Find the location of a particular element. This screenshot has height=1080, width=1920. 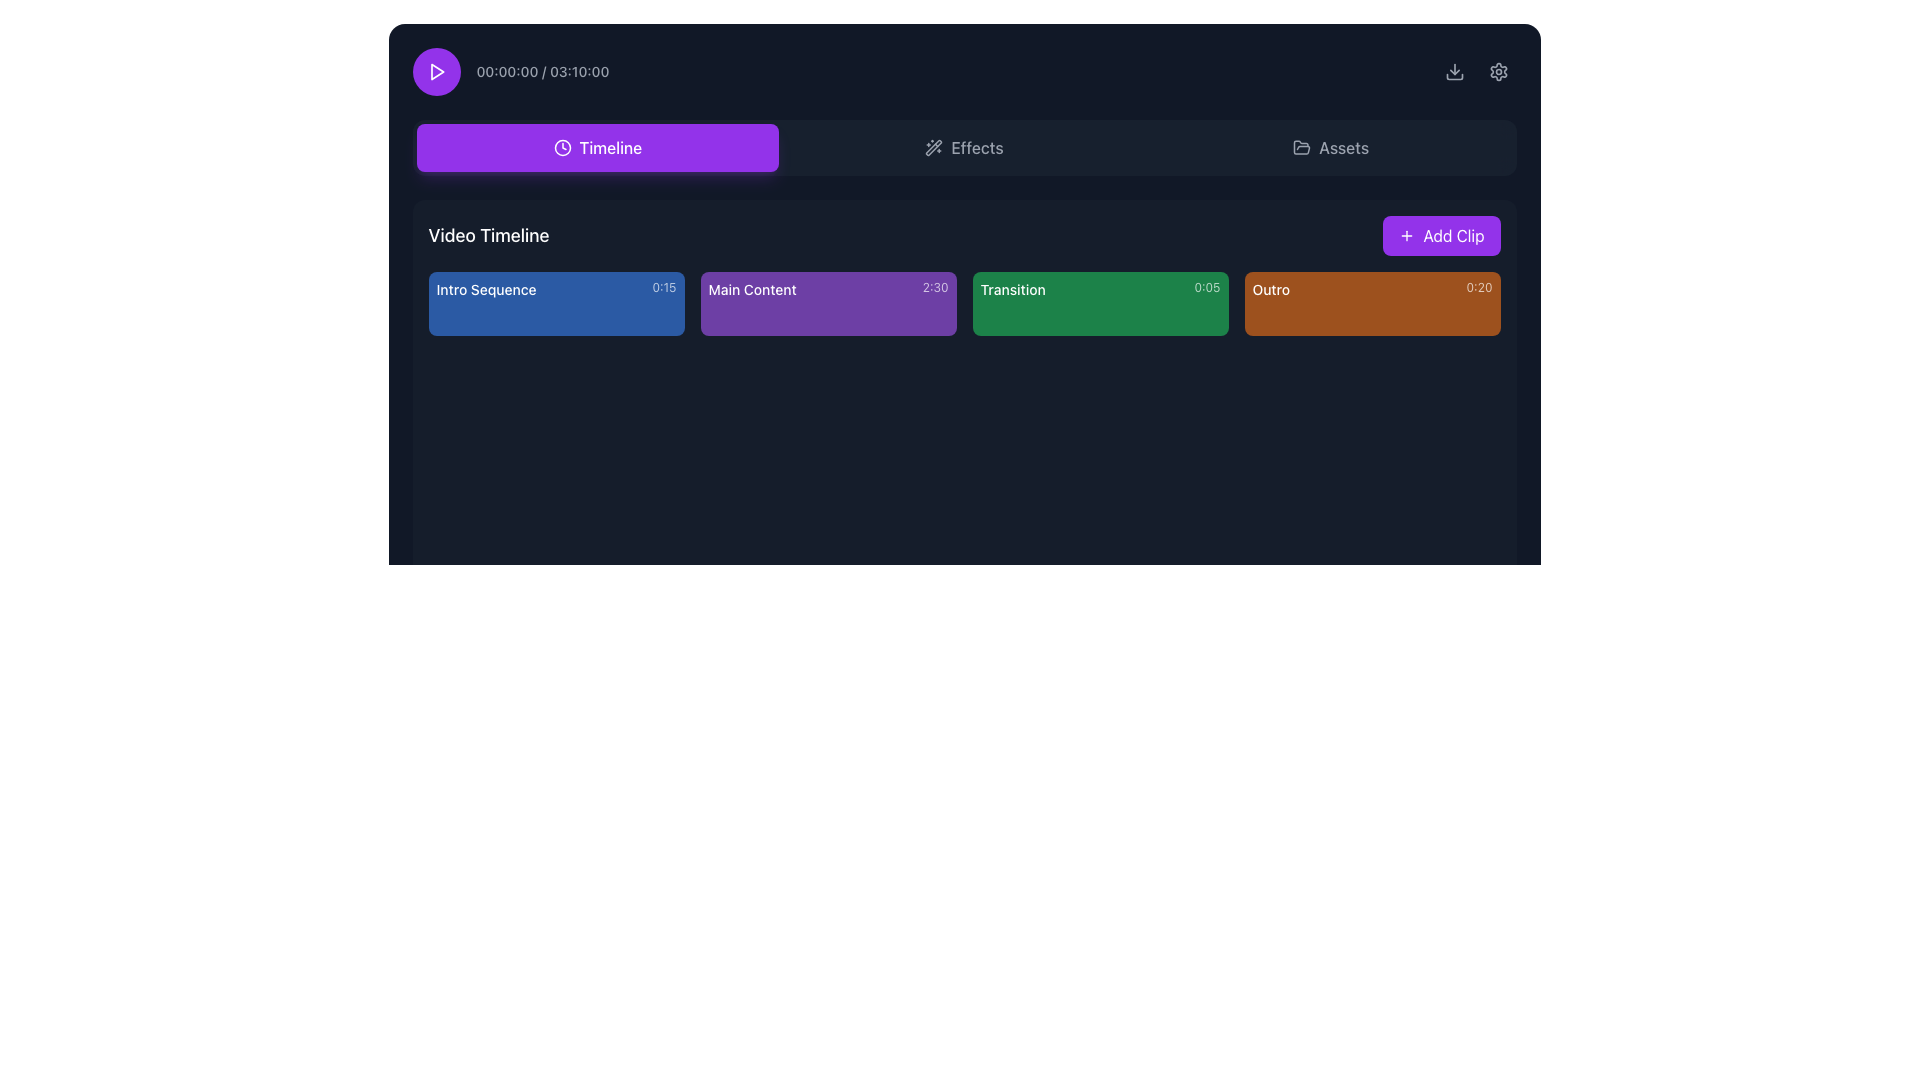

the 'time' or 'timeline' icon located on the left side of the 'Timeline' button is located at coordinates (561, 146).